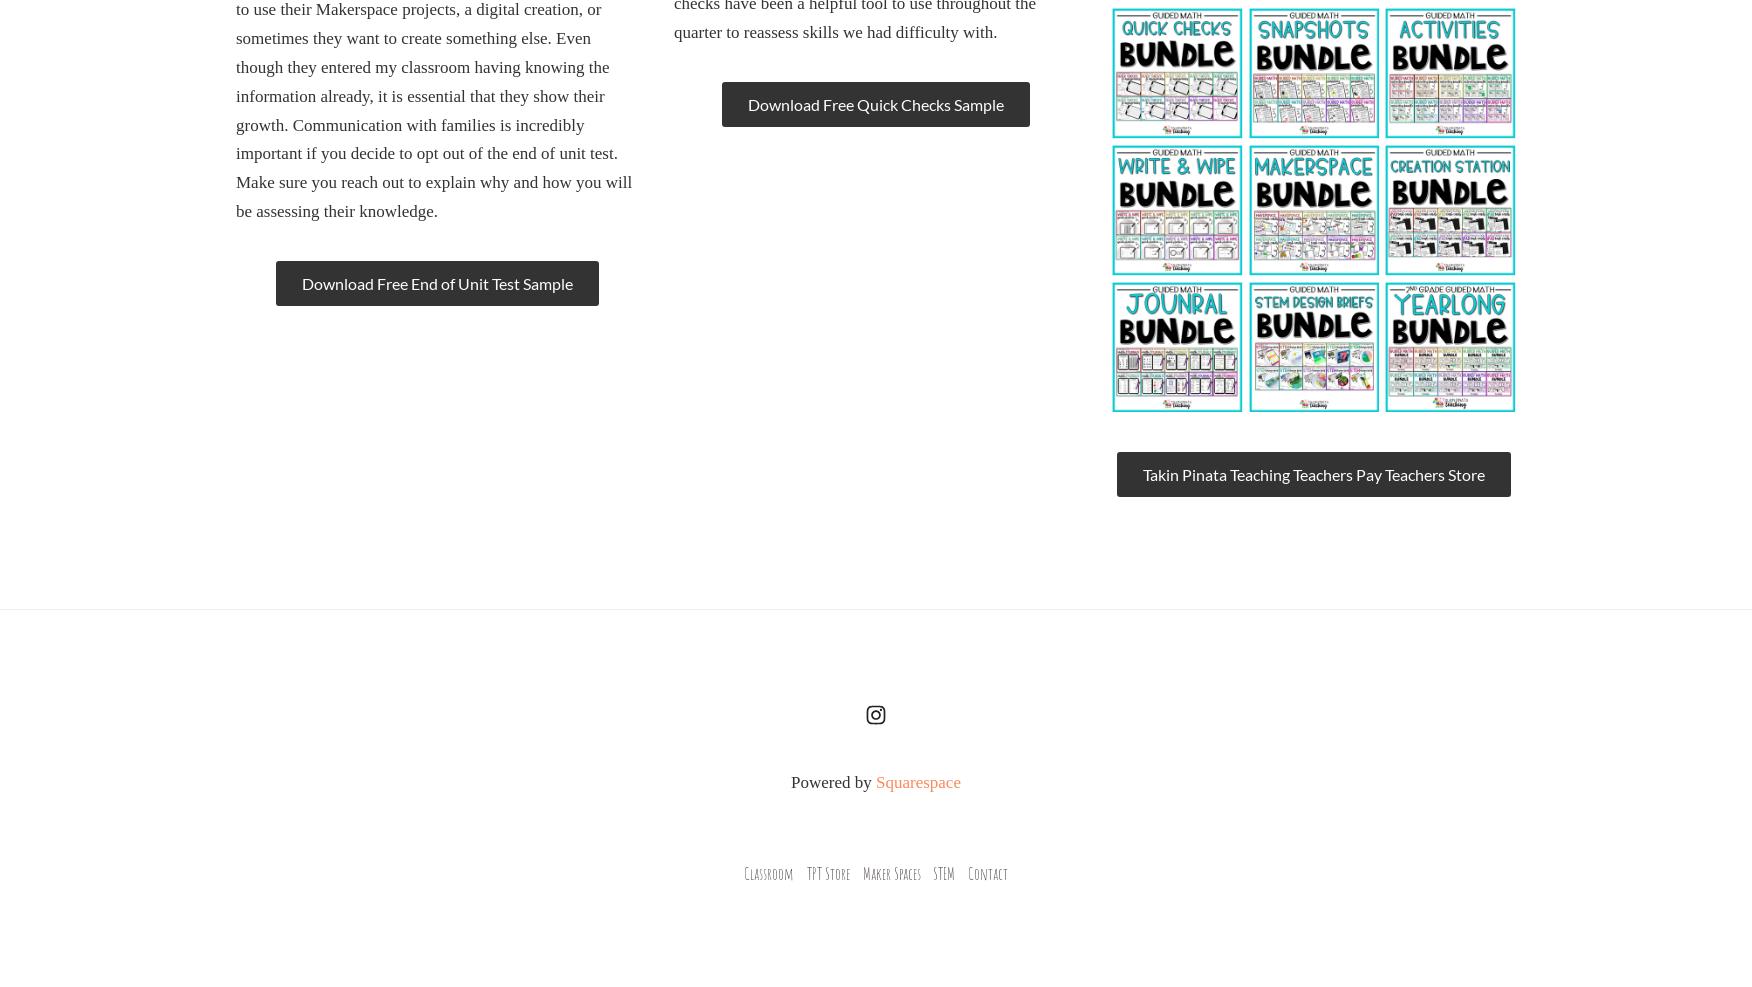 This screenshot has height=987, width=1752. What do you see at coordinates (436, 282) in the screenshot?
I see `'Download Free End of Unit Test Sample'` at bounding box center [436, 282].